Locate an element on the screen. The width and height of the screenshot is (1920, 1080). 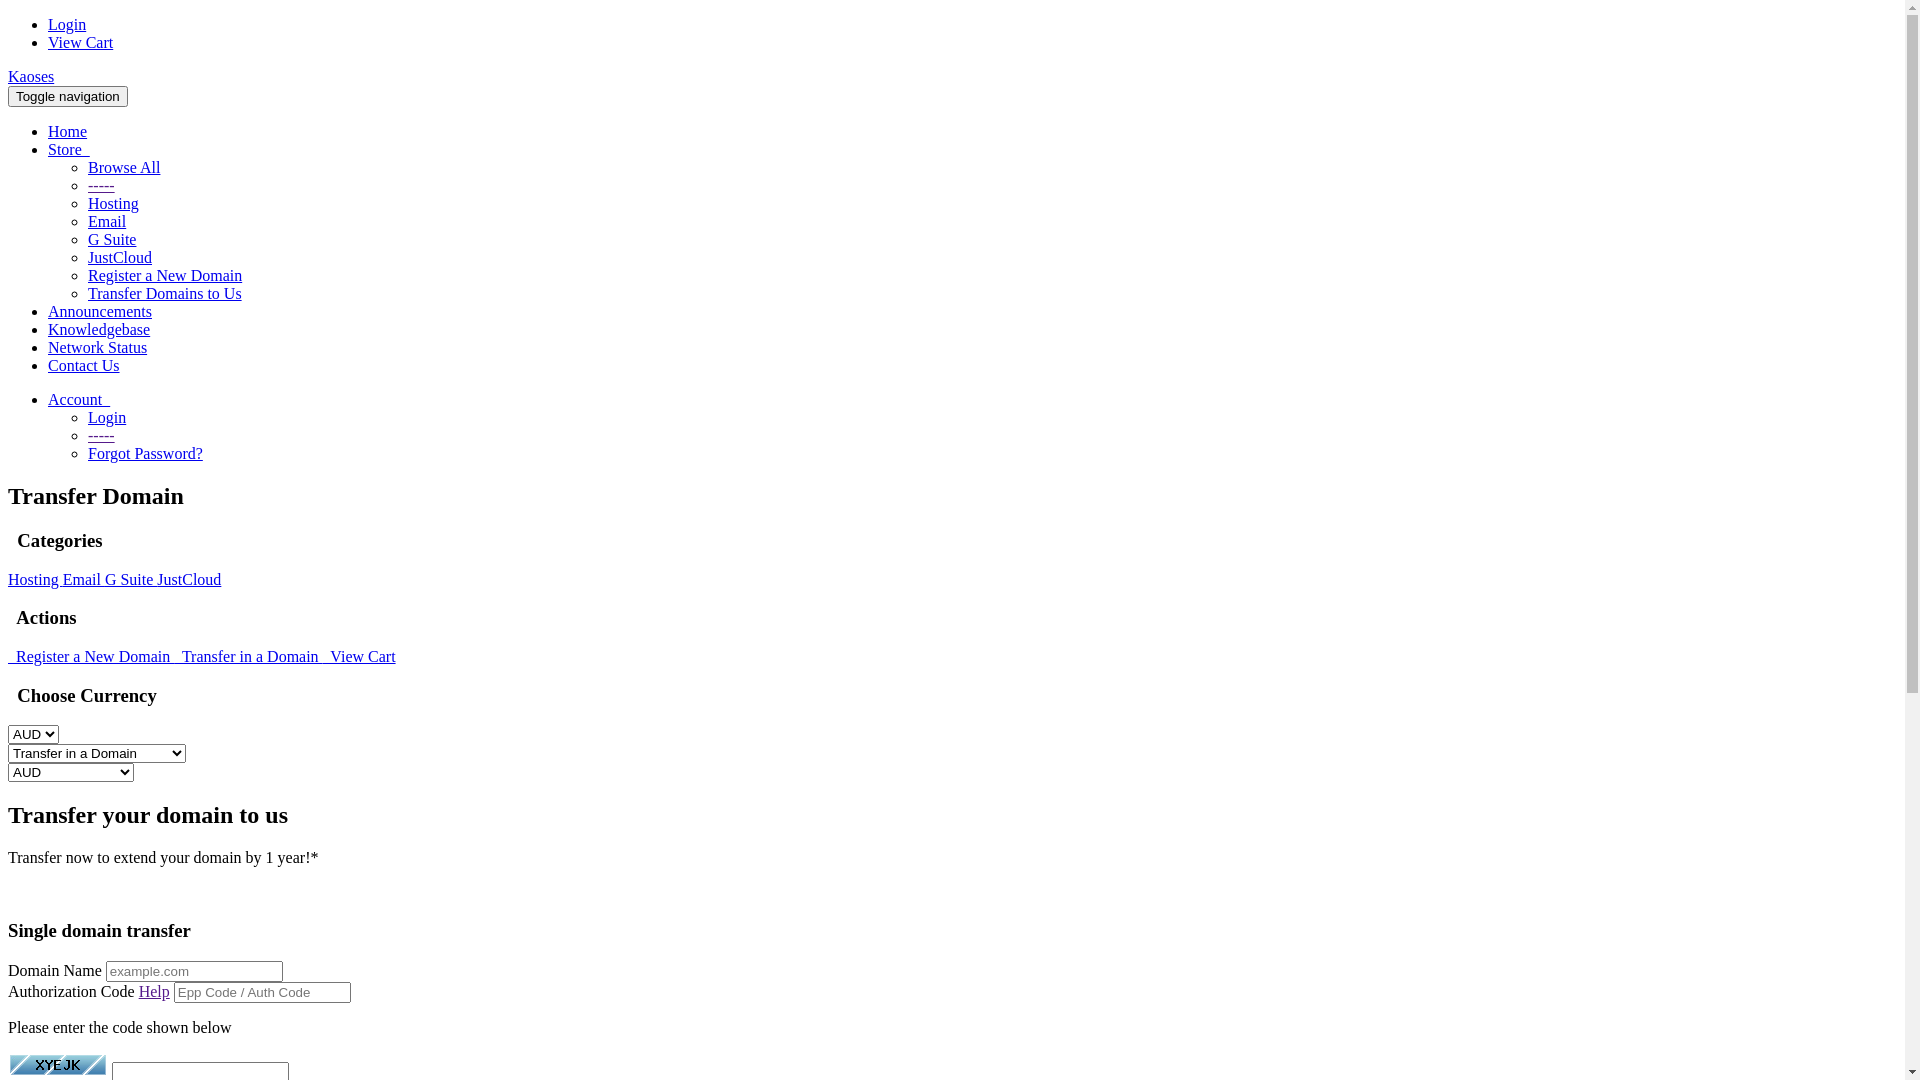
'Please enter your domain' is located at coordinates (194, 970).